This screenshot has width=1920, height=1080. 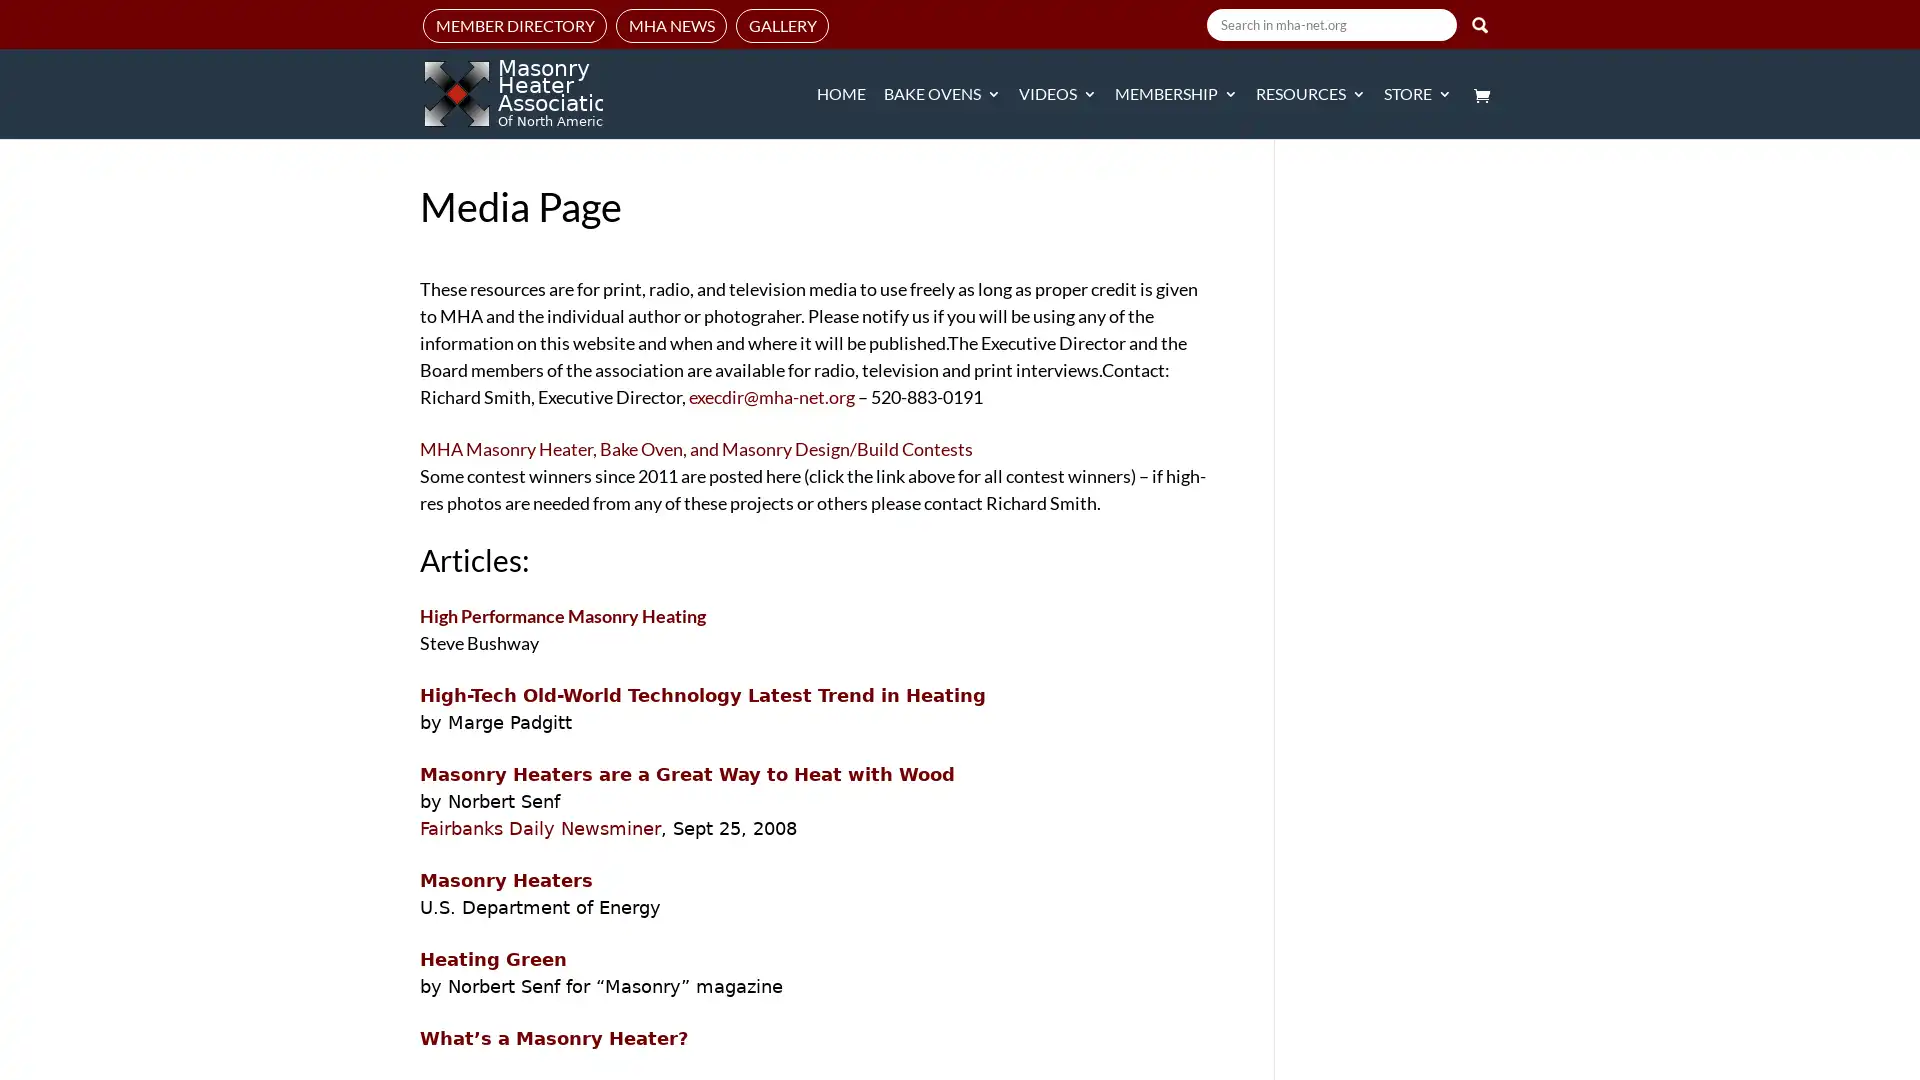 What do you see at coordinates (1479, 24) in the screenshot?
I see `Search` at bounding box center [1479, 24].